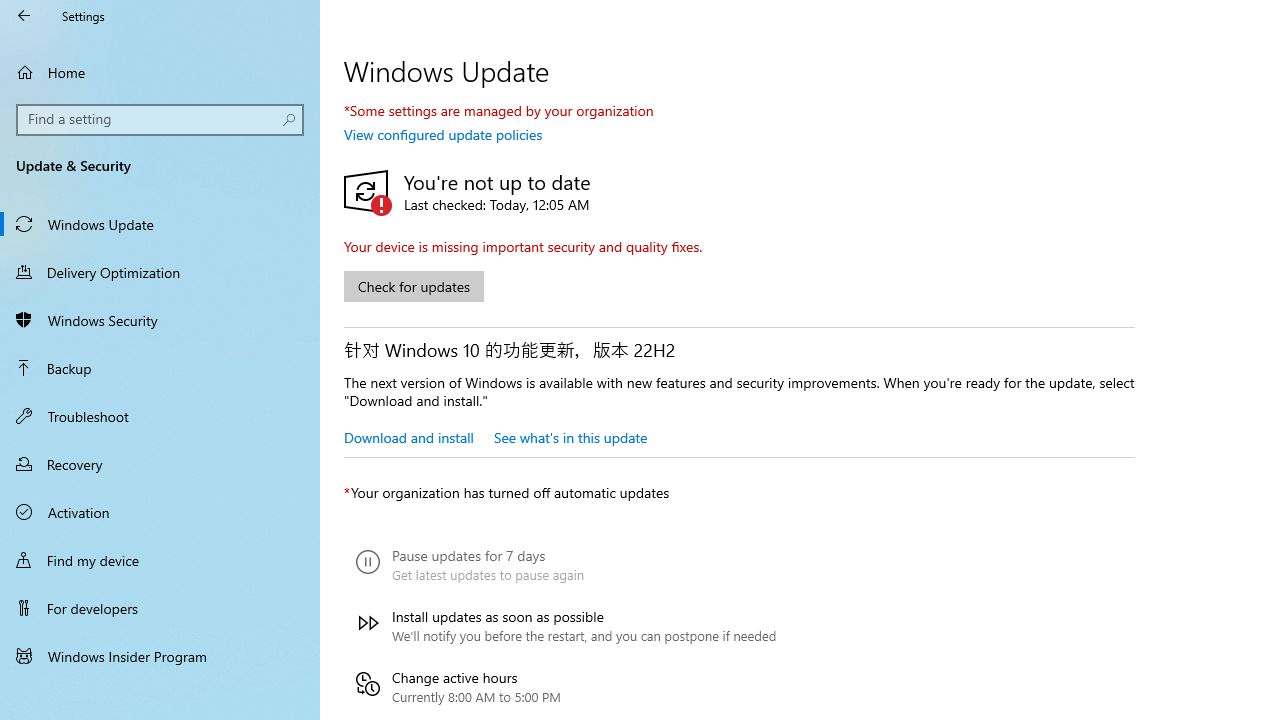 The image size is (1280, 720). I want to click on 'Search box, Find a setting', so click(160, 119).